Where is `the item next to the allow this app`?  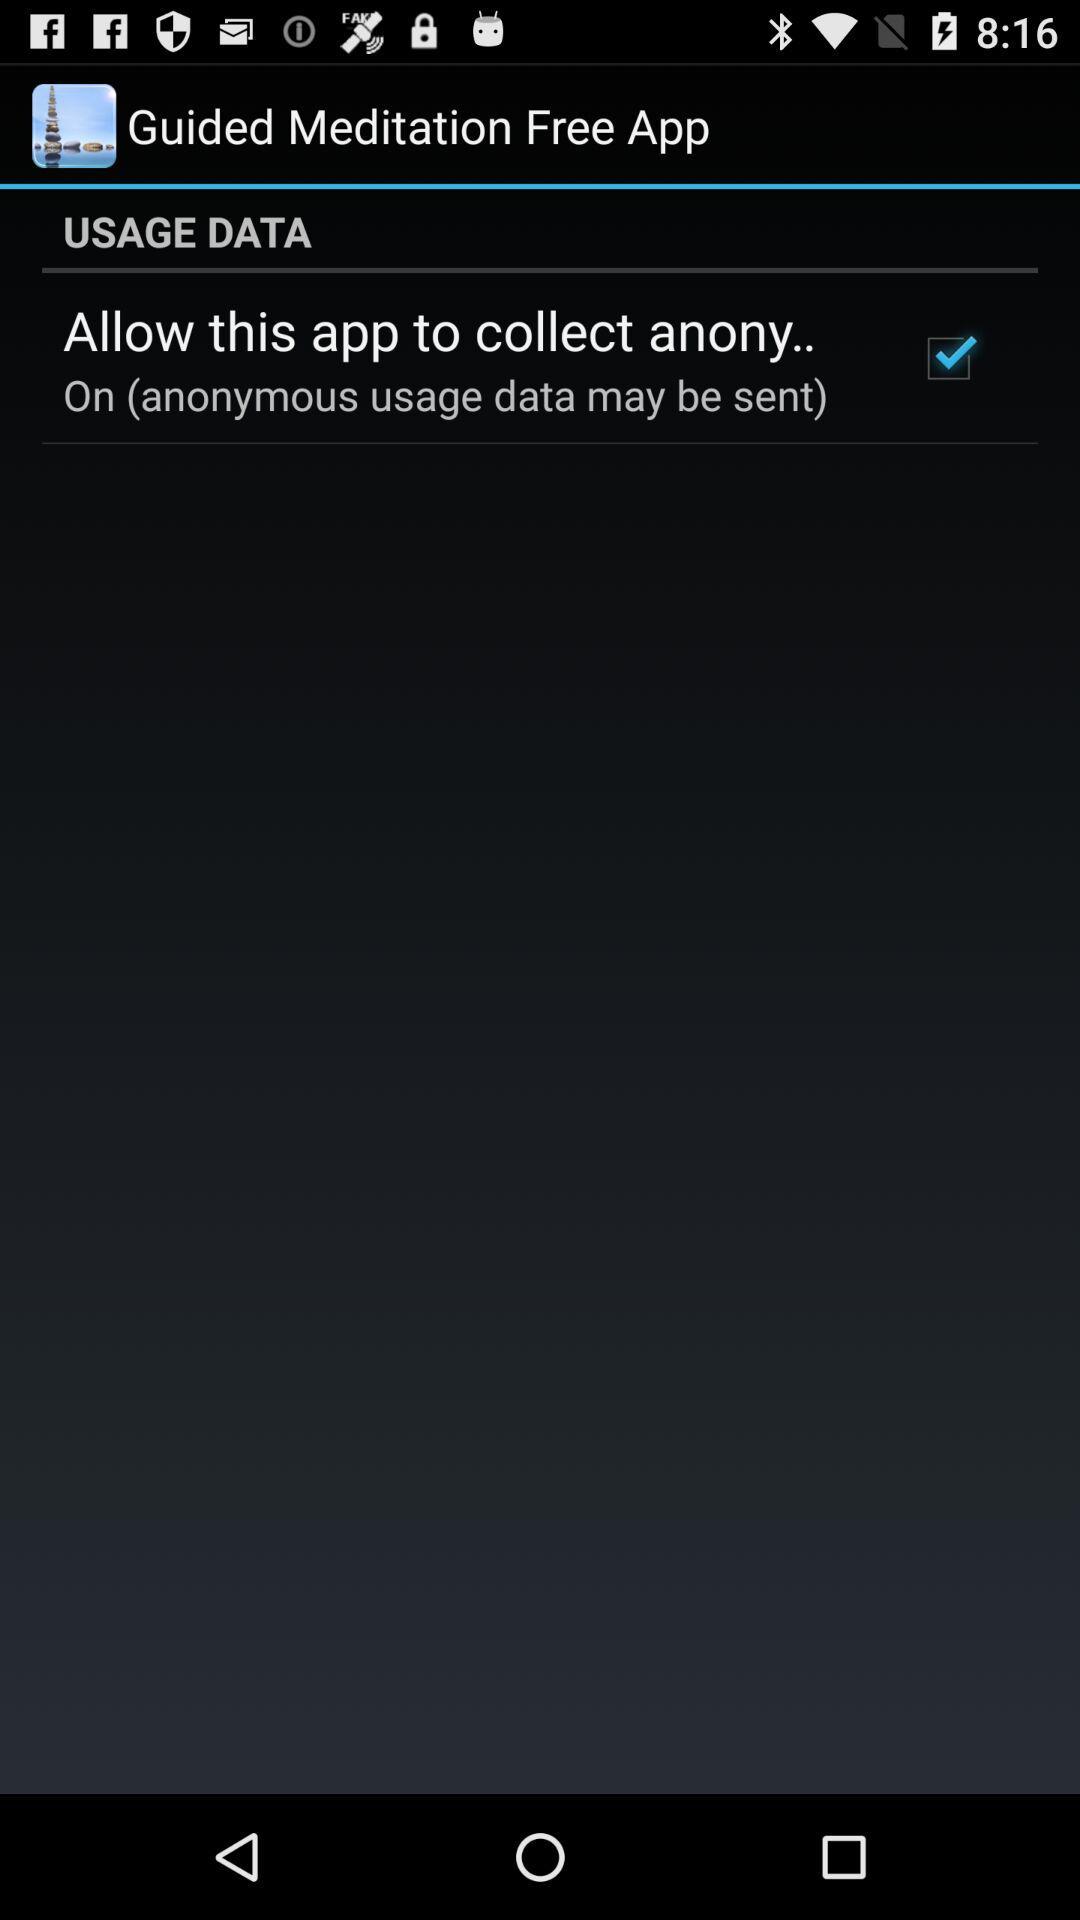
the item next to the allow this app is located at coordinates (947, 358).